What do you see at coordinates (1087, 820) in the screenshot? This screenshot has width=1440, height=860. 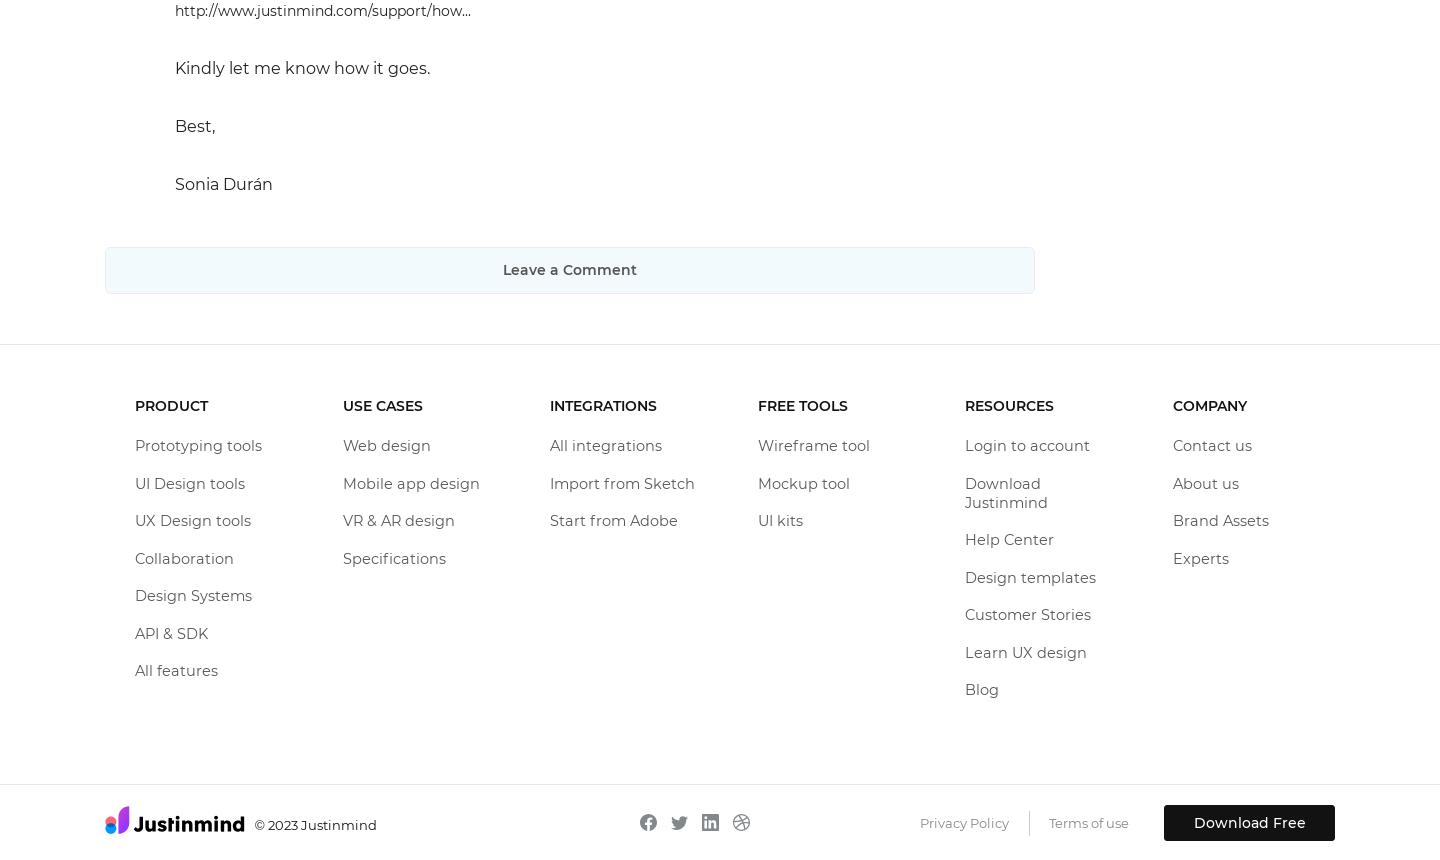 I see `'Terms of use'` at bounding box center [1087, 820].